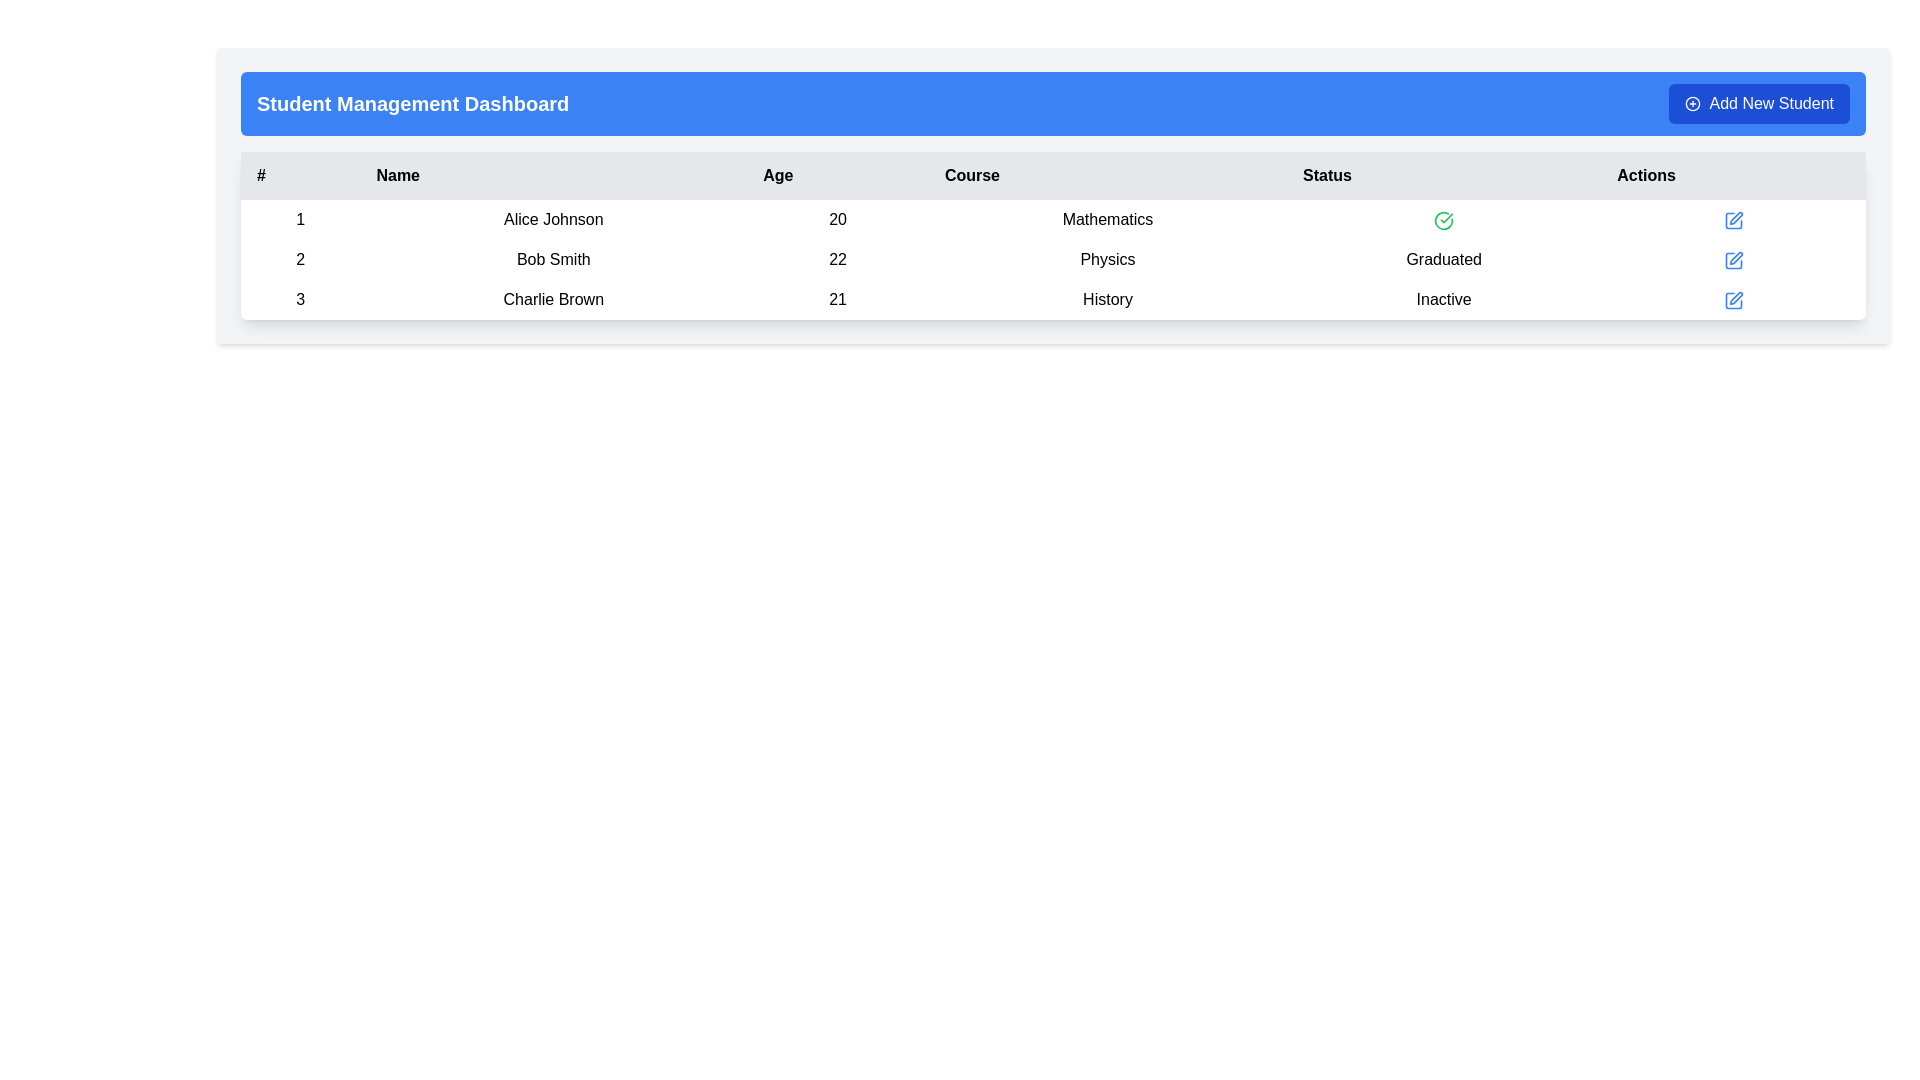 The height and width of the screenshot is (1080, 1920). What do you see at coordinates (1732, 259) in the screenshot?
I see `the 'edit square' icon, which is a line drawing resembling a square with an open top-right corner, located in the 'Actions' column of a table row, specifically the second icon in its row` at bounding box center [1732, 259].